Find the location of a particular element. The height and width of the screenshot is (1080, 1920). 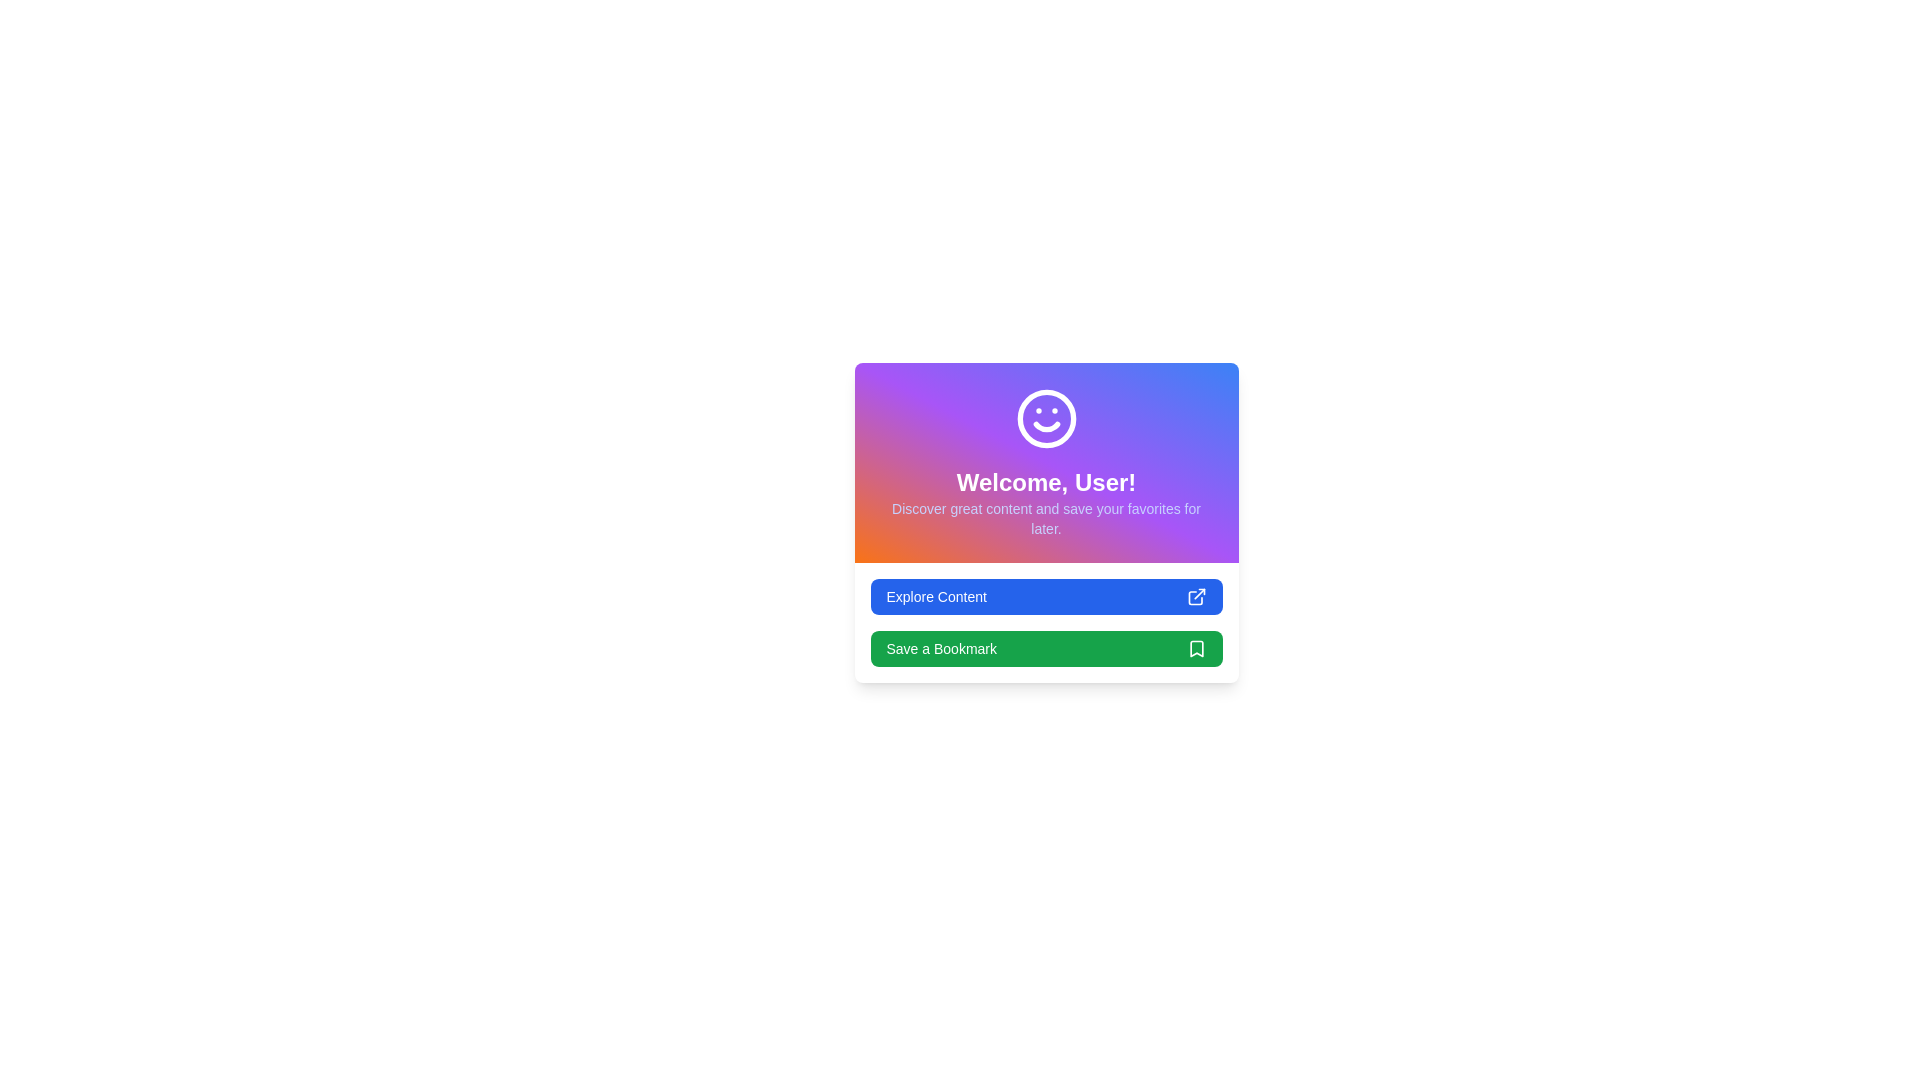

the external link icon located in the upper-right corner of the 'Explore Content' button is located at coordinates (1196, 596).